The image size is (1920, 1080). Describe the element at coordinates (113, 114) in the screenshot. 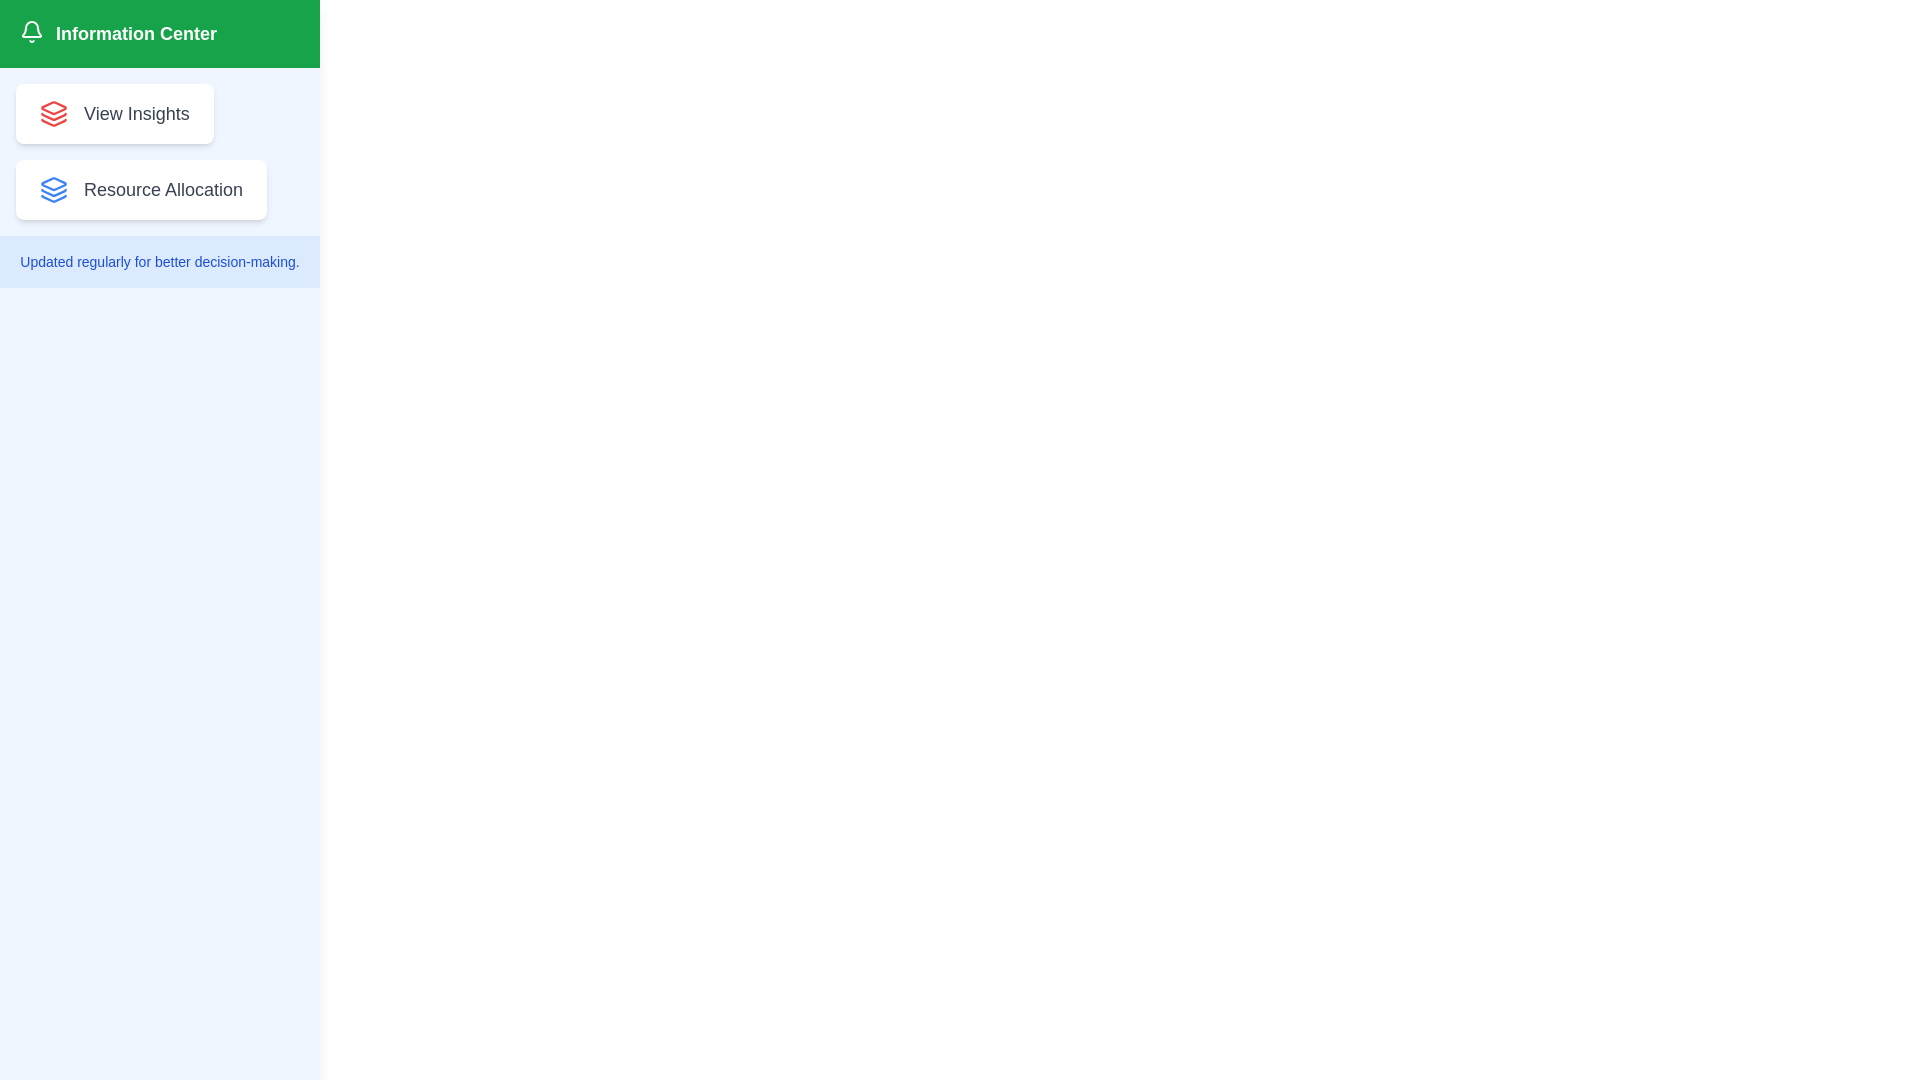

I see `the 'View Insights' button to select it` at that location.